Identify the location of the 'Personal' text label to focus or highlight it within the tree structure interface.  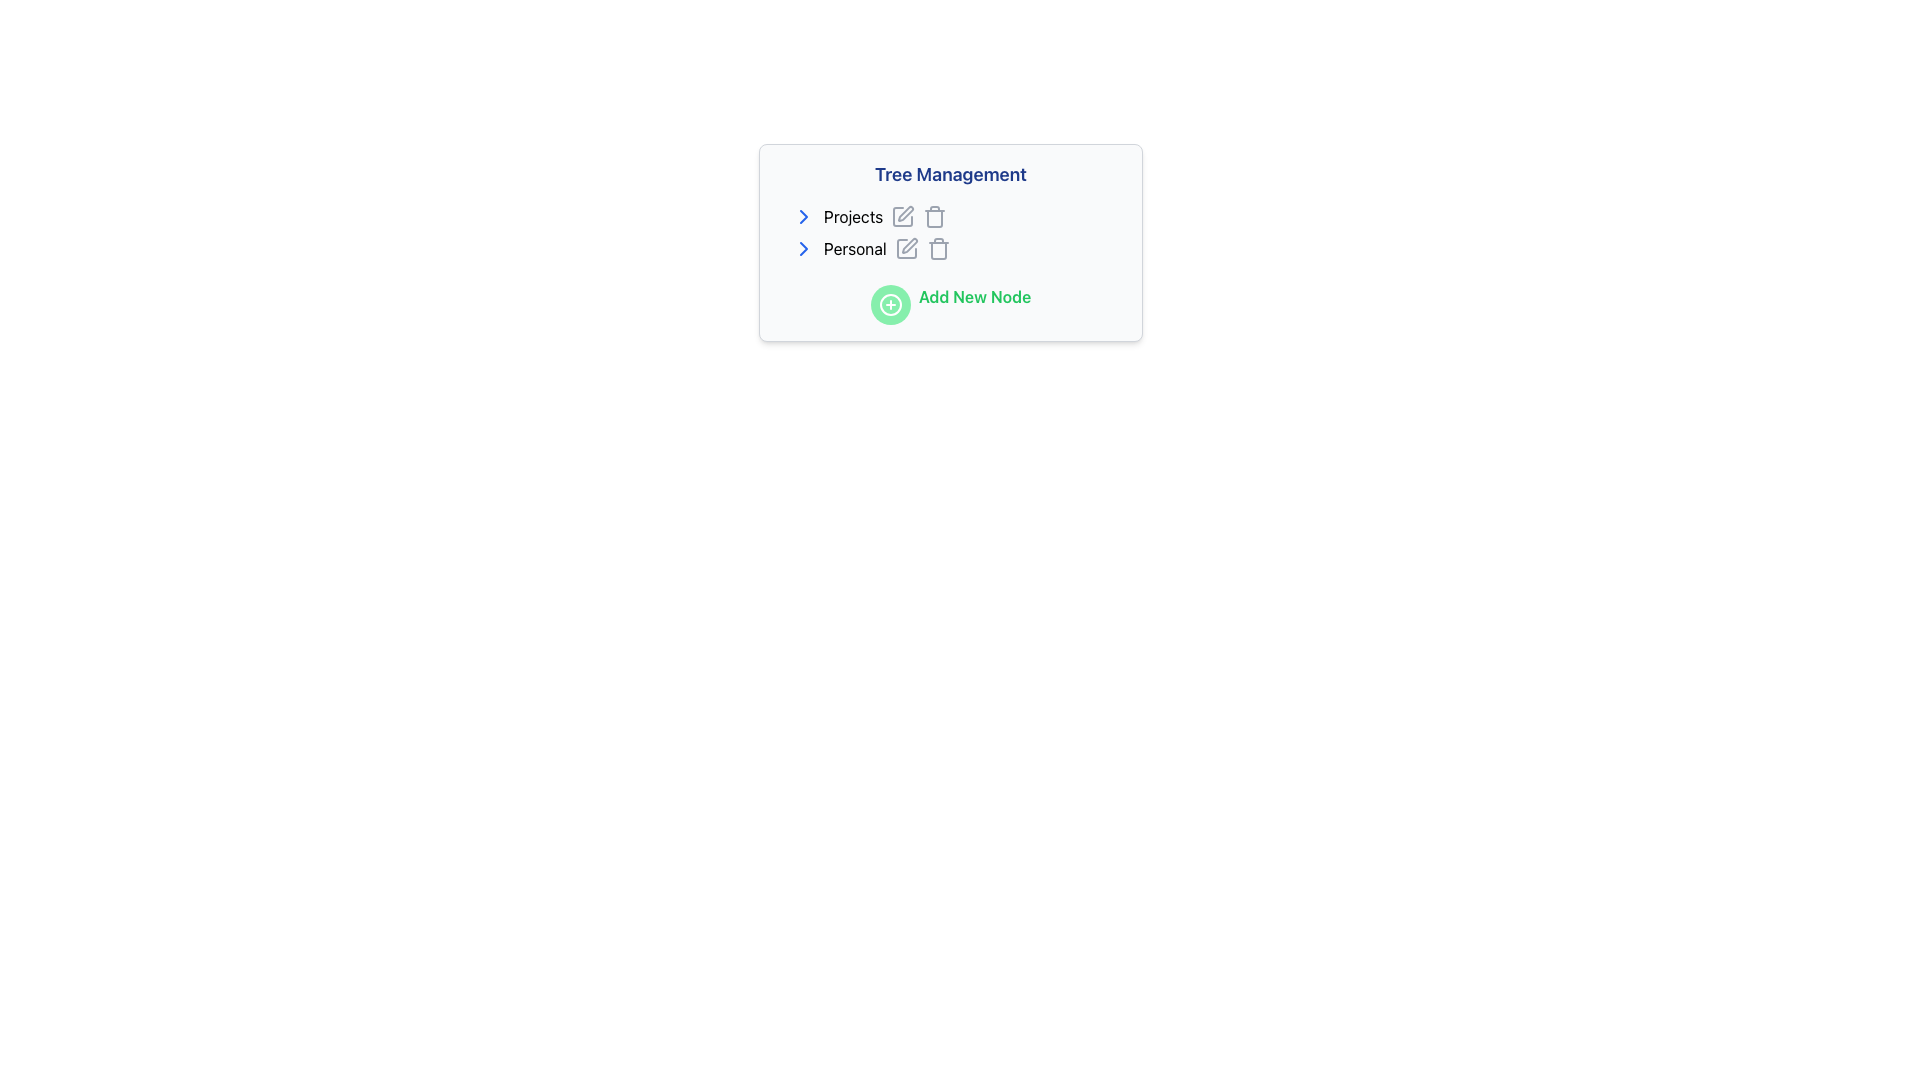
(855, 248).